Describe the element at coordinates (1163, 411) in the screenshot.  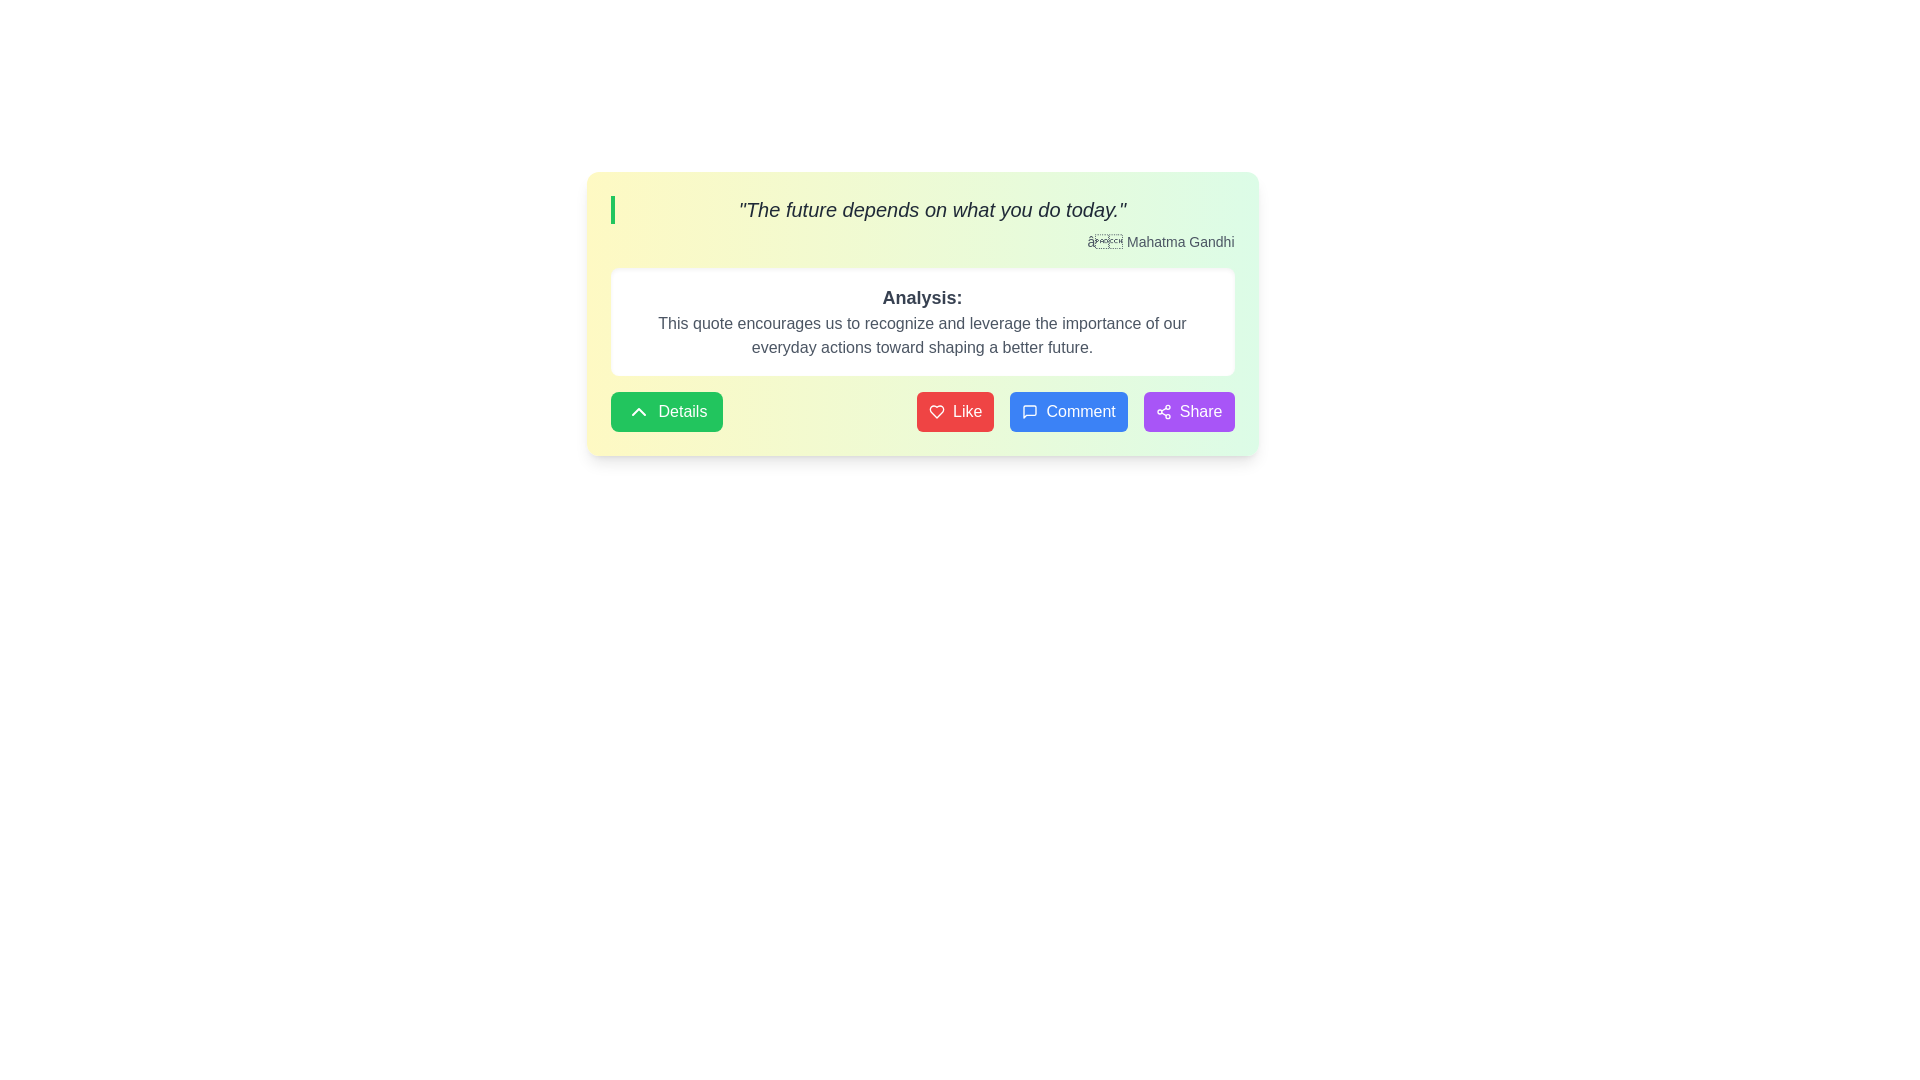
I see `the visual properties of the sharing icon located to the left of the 'Share' text in the 'Share' button area at the bottom-right of the card component` at that location.